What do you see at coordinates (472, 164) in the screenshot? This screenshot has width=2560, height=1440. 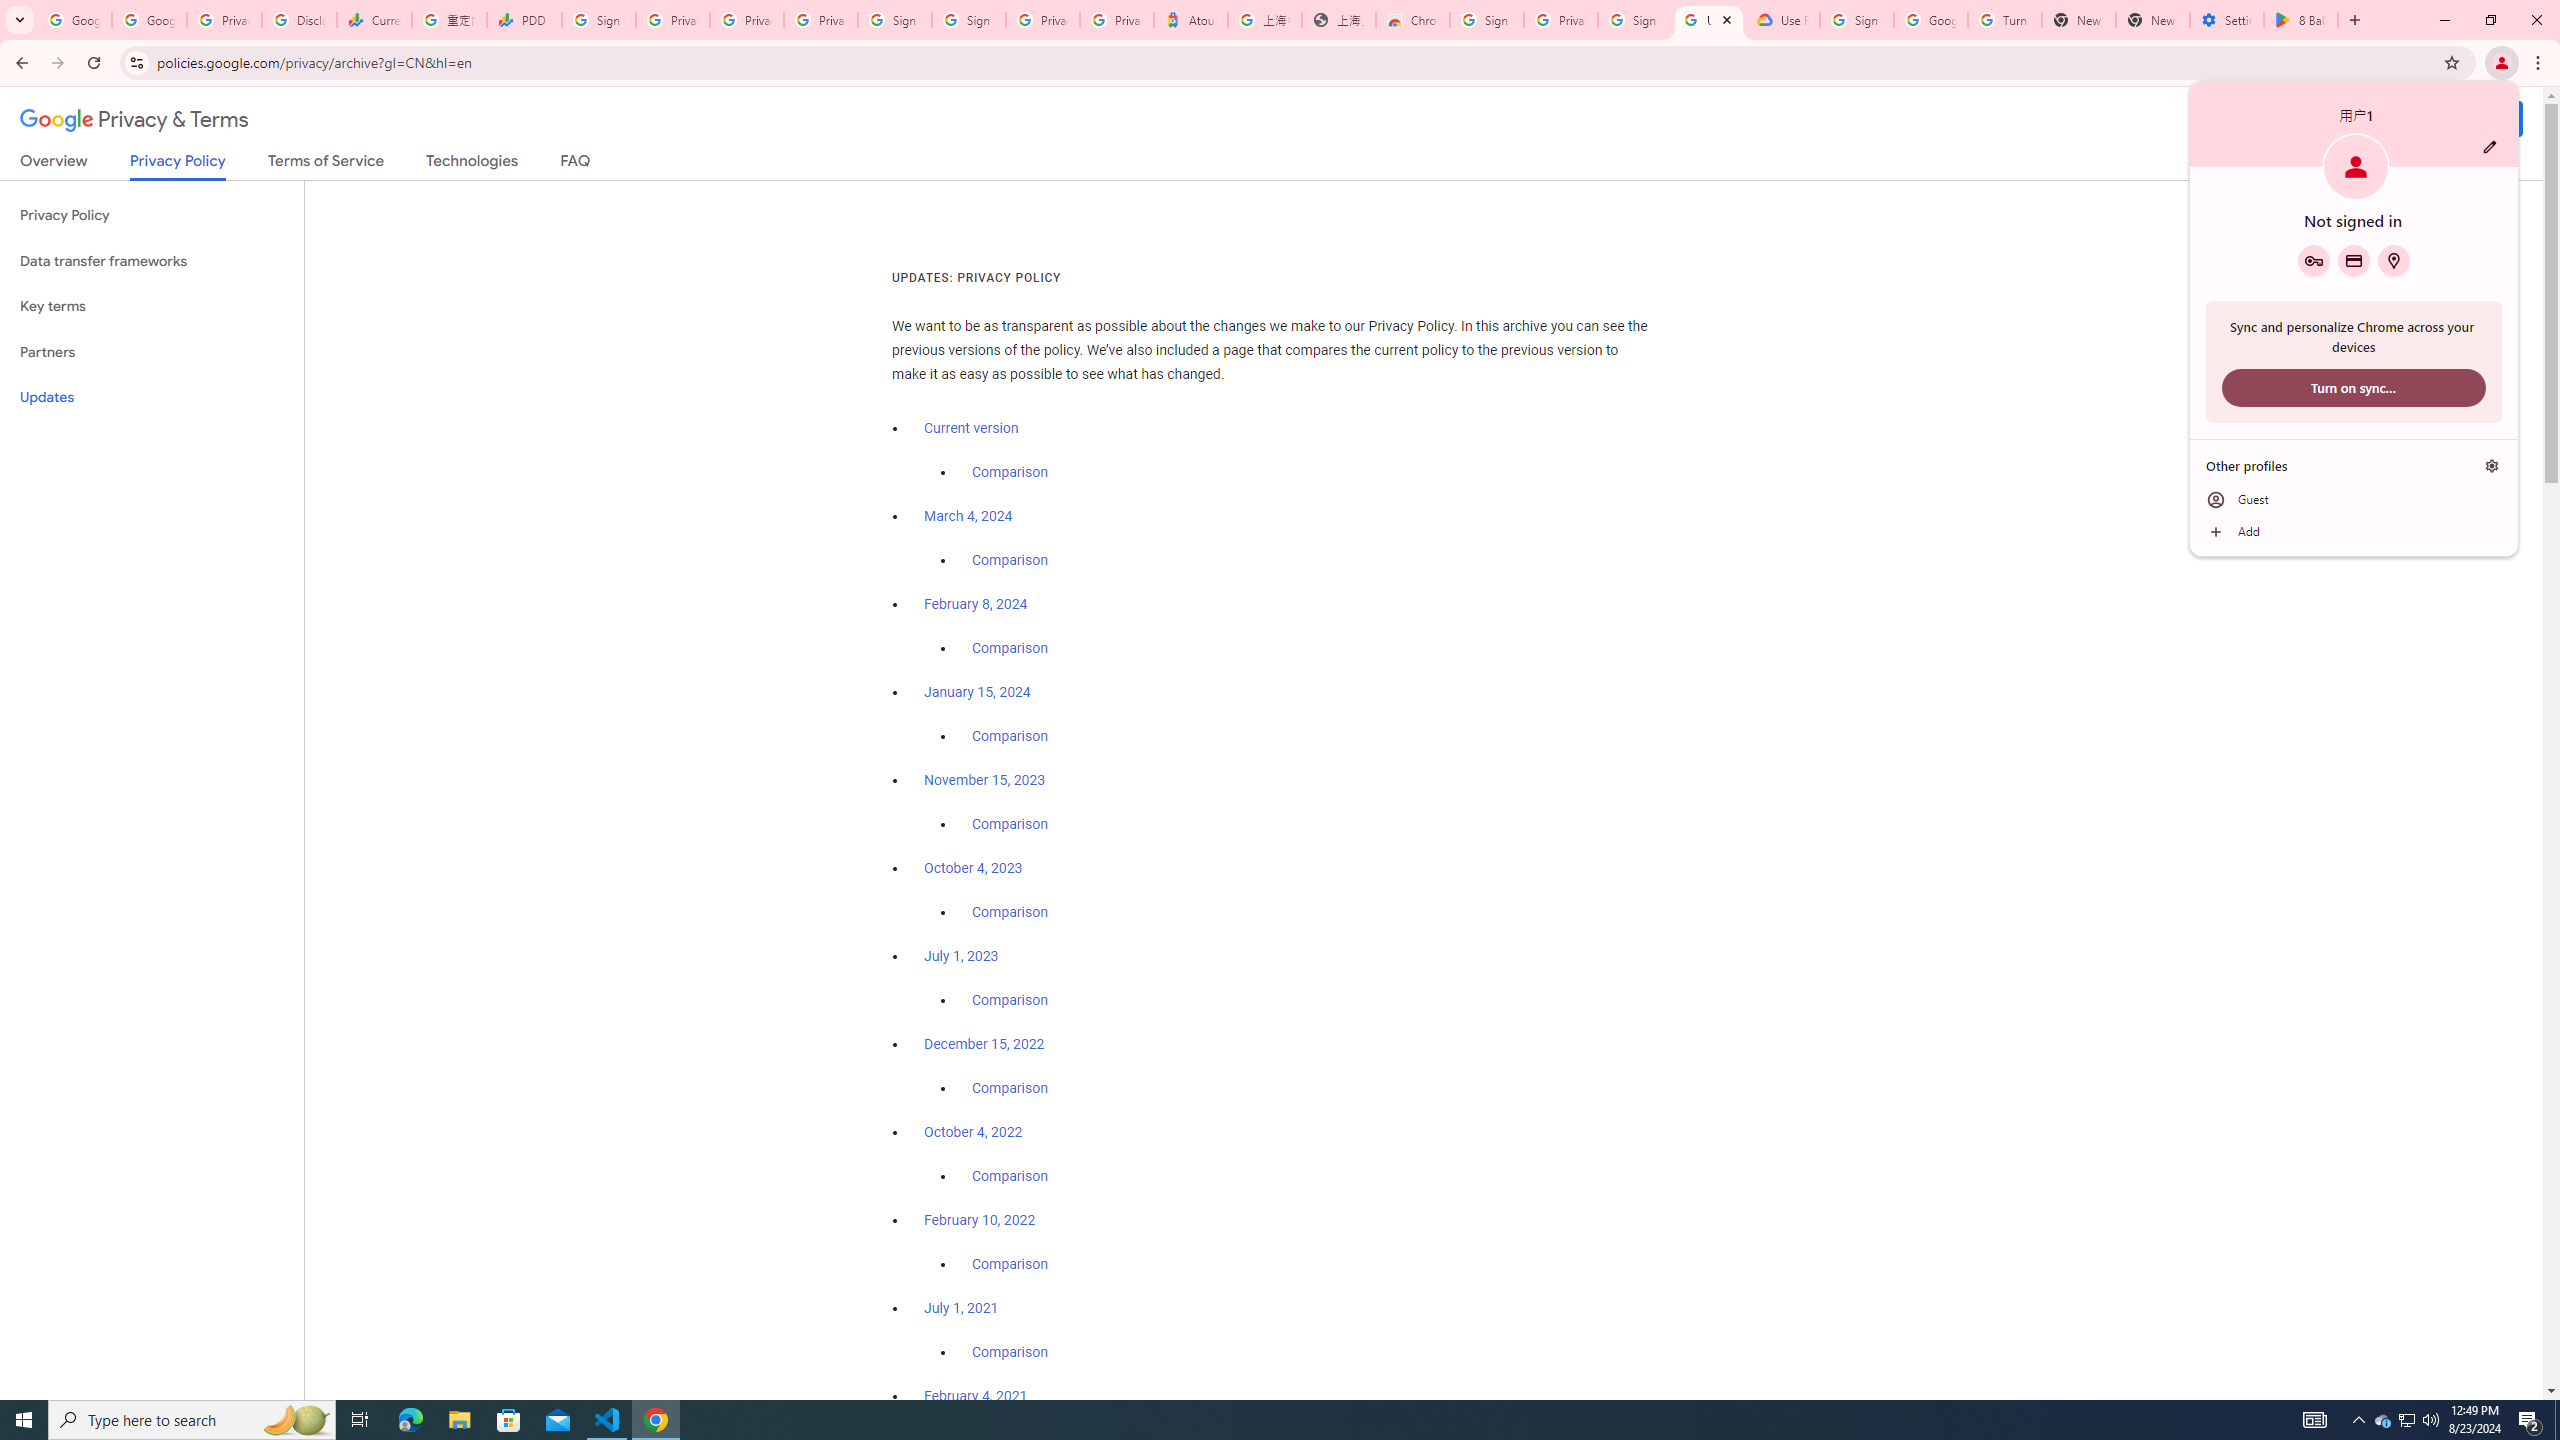 I see `'Technologies'` at bounding box center [472, 164].